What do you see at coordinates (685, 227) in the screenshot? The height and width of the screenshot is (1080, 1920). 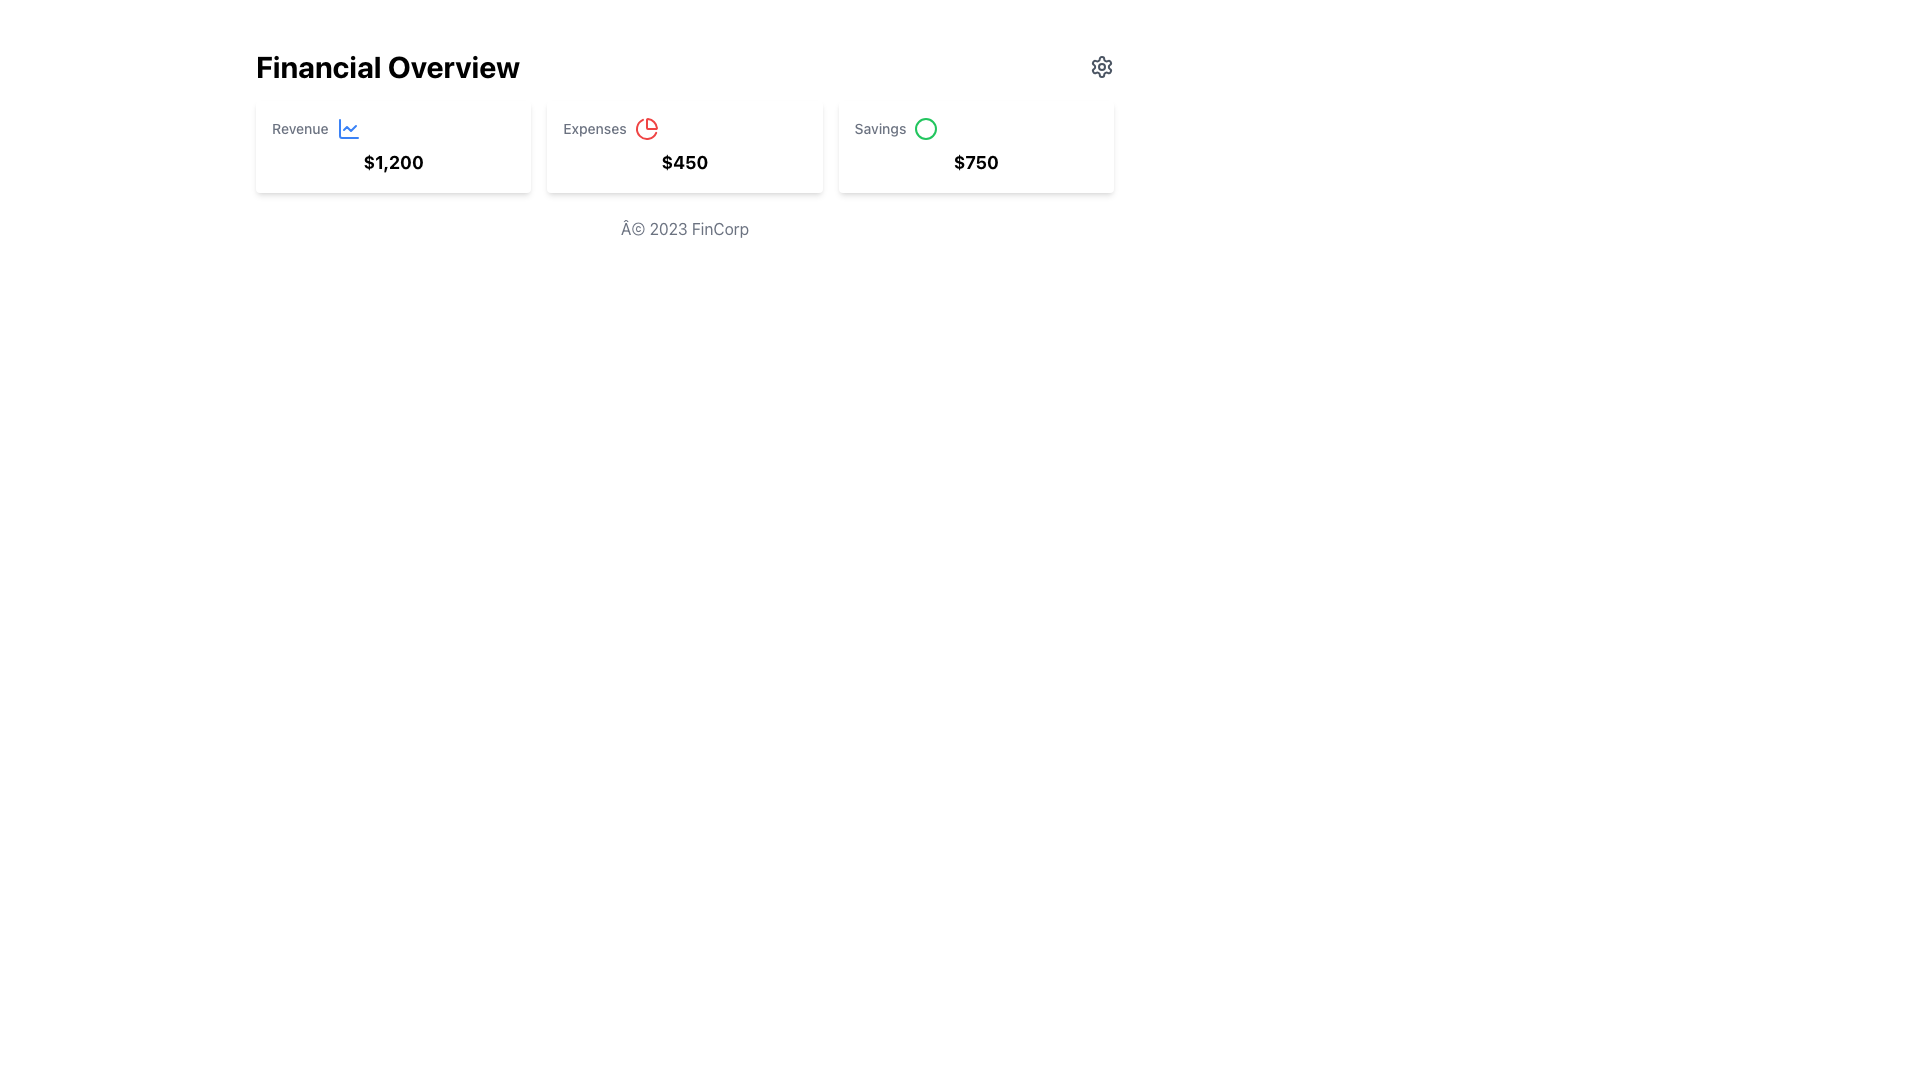 I see `the text label that displays '© 2023 FinCorp', which is styled with a gray color and centered alignment, located at the bottom of the 'Financial Overview' section` at bounding box center [685, 227].